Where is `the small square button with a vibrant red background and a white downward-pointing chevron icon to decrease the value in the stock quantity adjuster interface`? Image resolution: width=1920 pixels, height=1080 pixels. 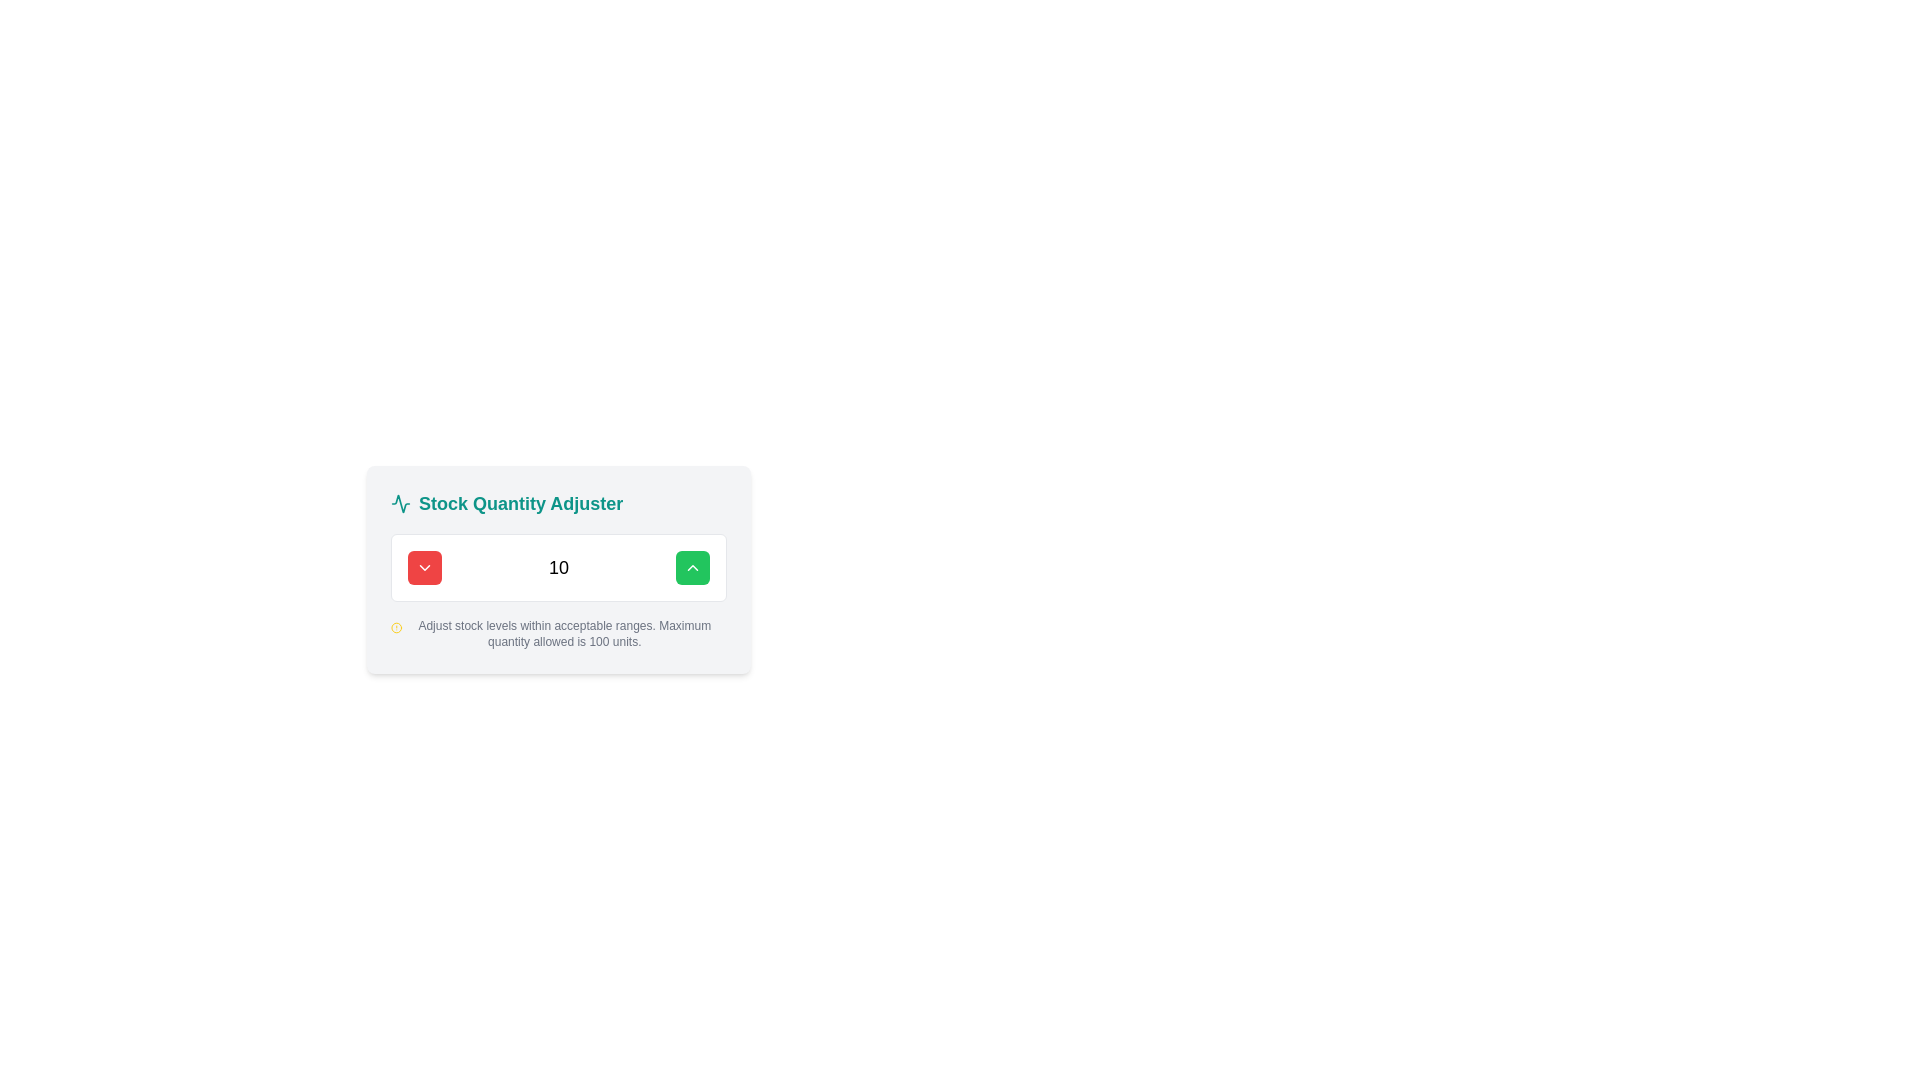
the small square button with a vibrant red background and a white downward-pointing chevron icon to decrease the value in the stock quantity adjuster interface is located at coordinates (424, 567).